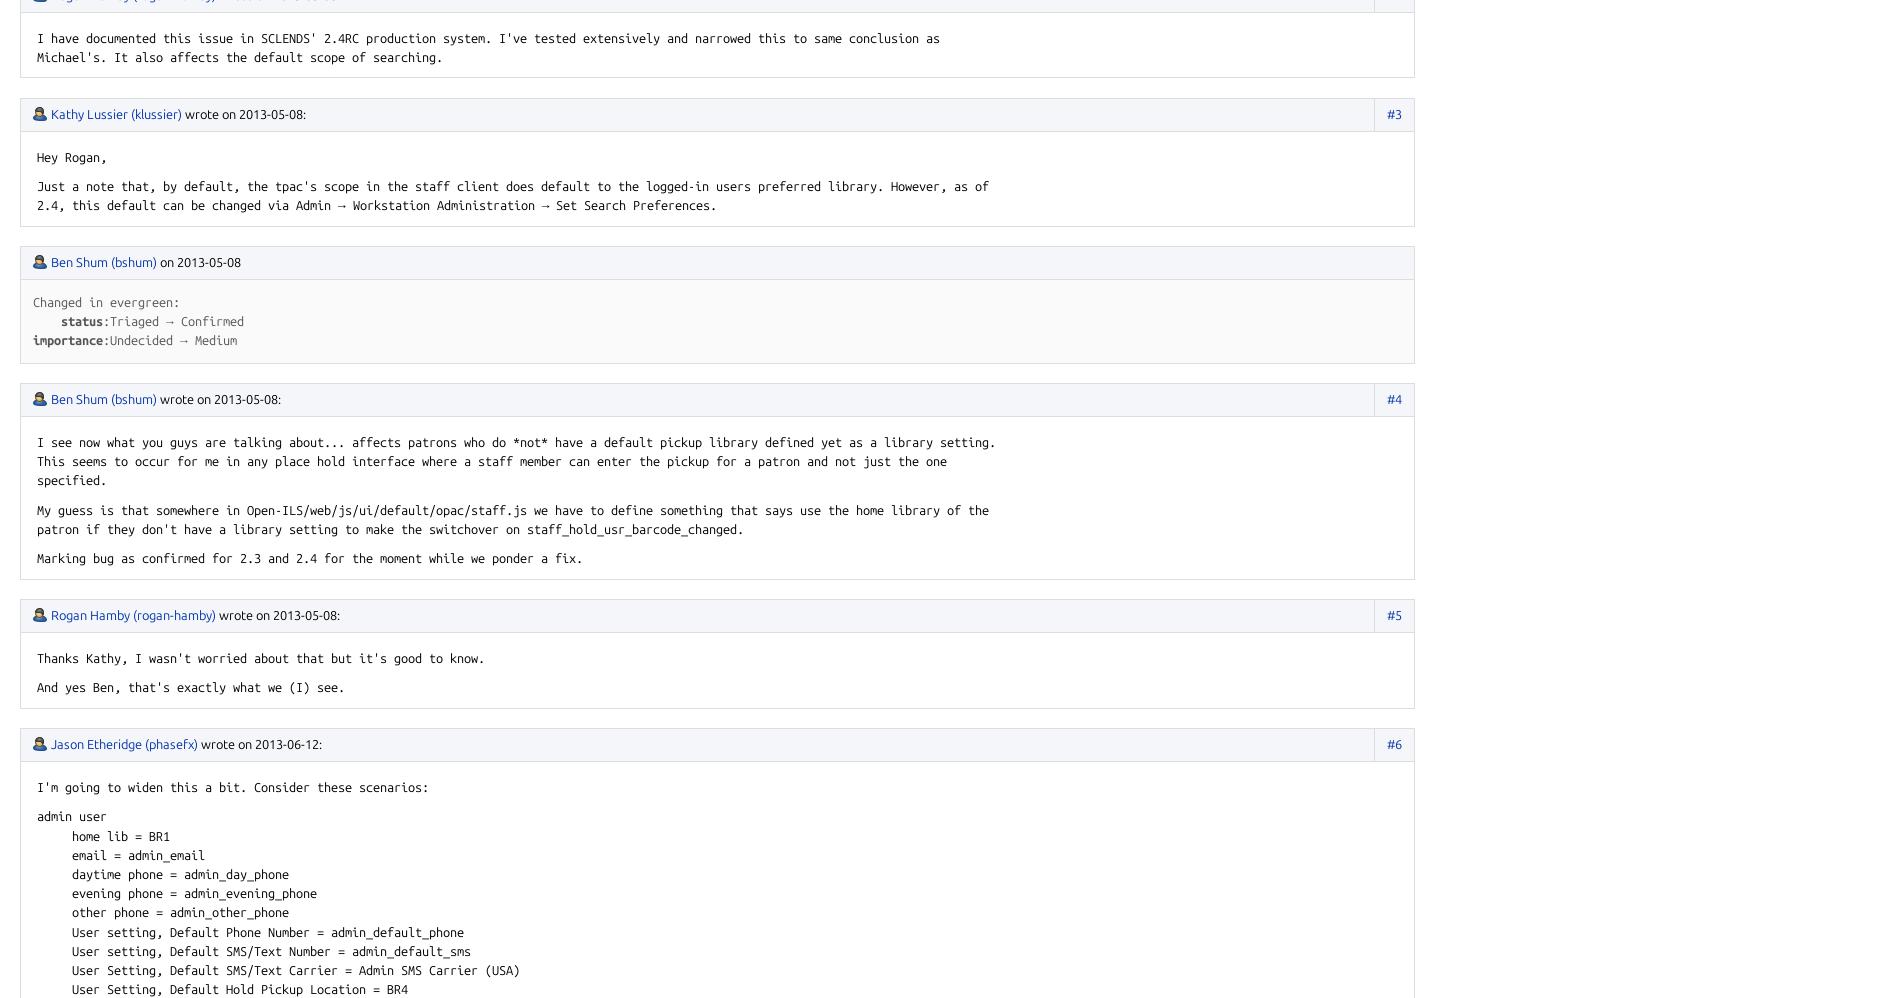 The height and width of the screenshot is (998, 1900). What do you see at coordinates (82, 319) in the screenshot?
I see `'status'` at bounding box center [82, 319].